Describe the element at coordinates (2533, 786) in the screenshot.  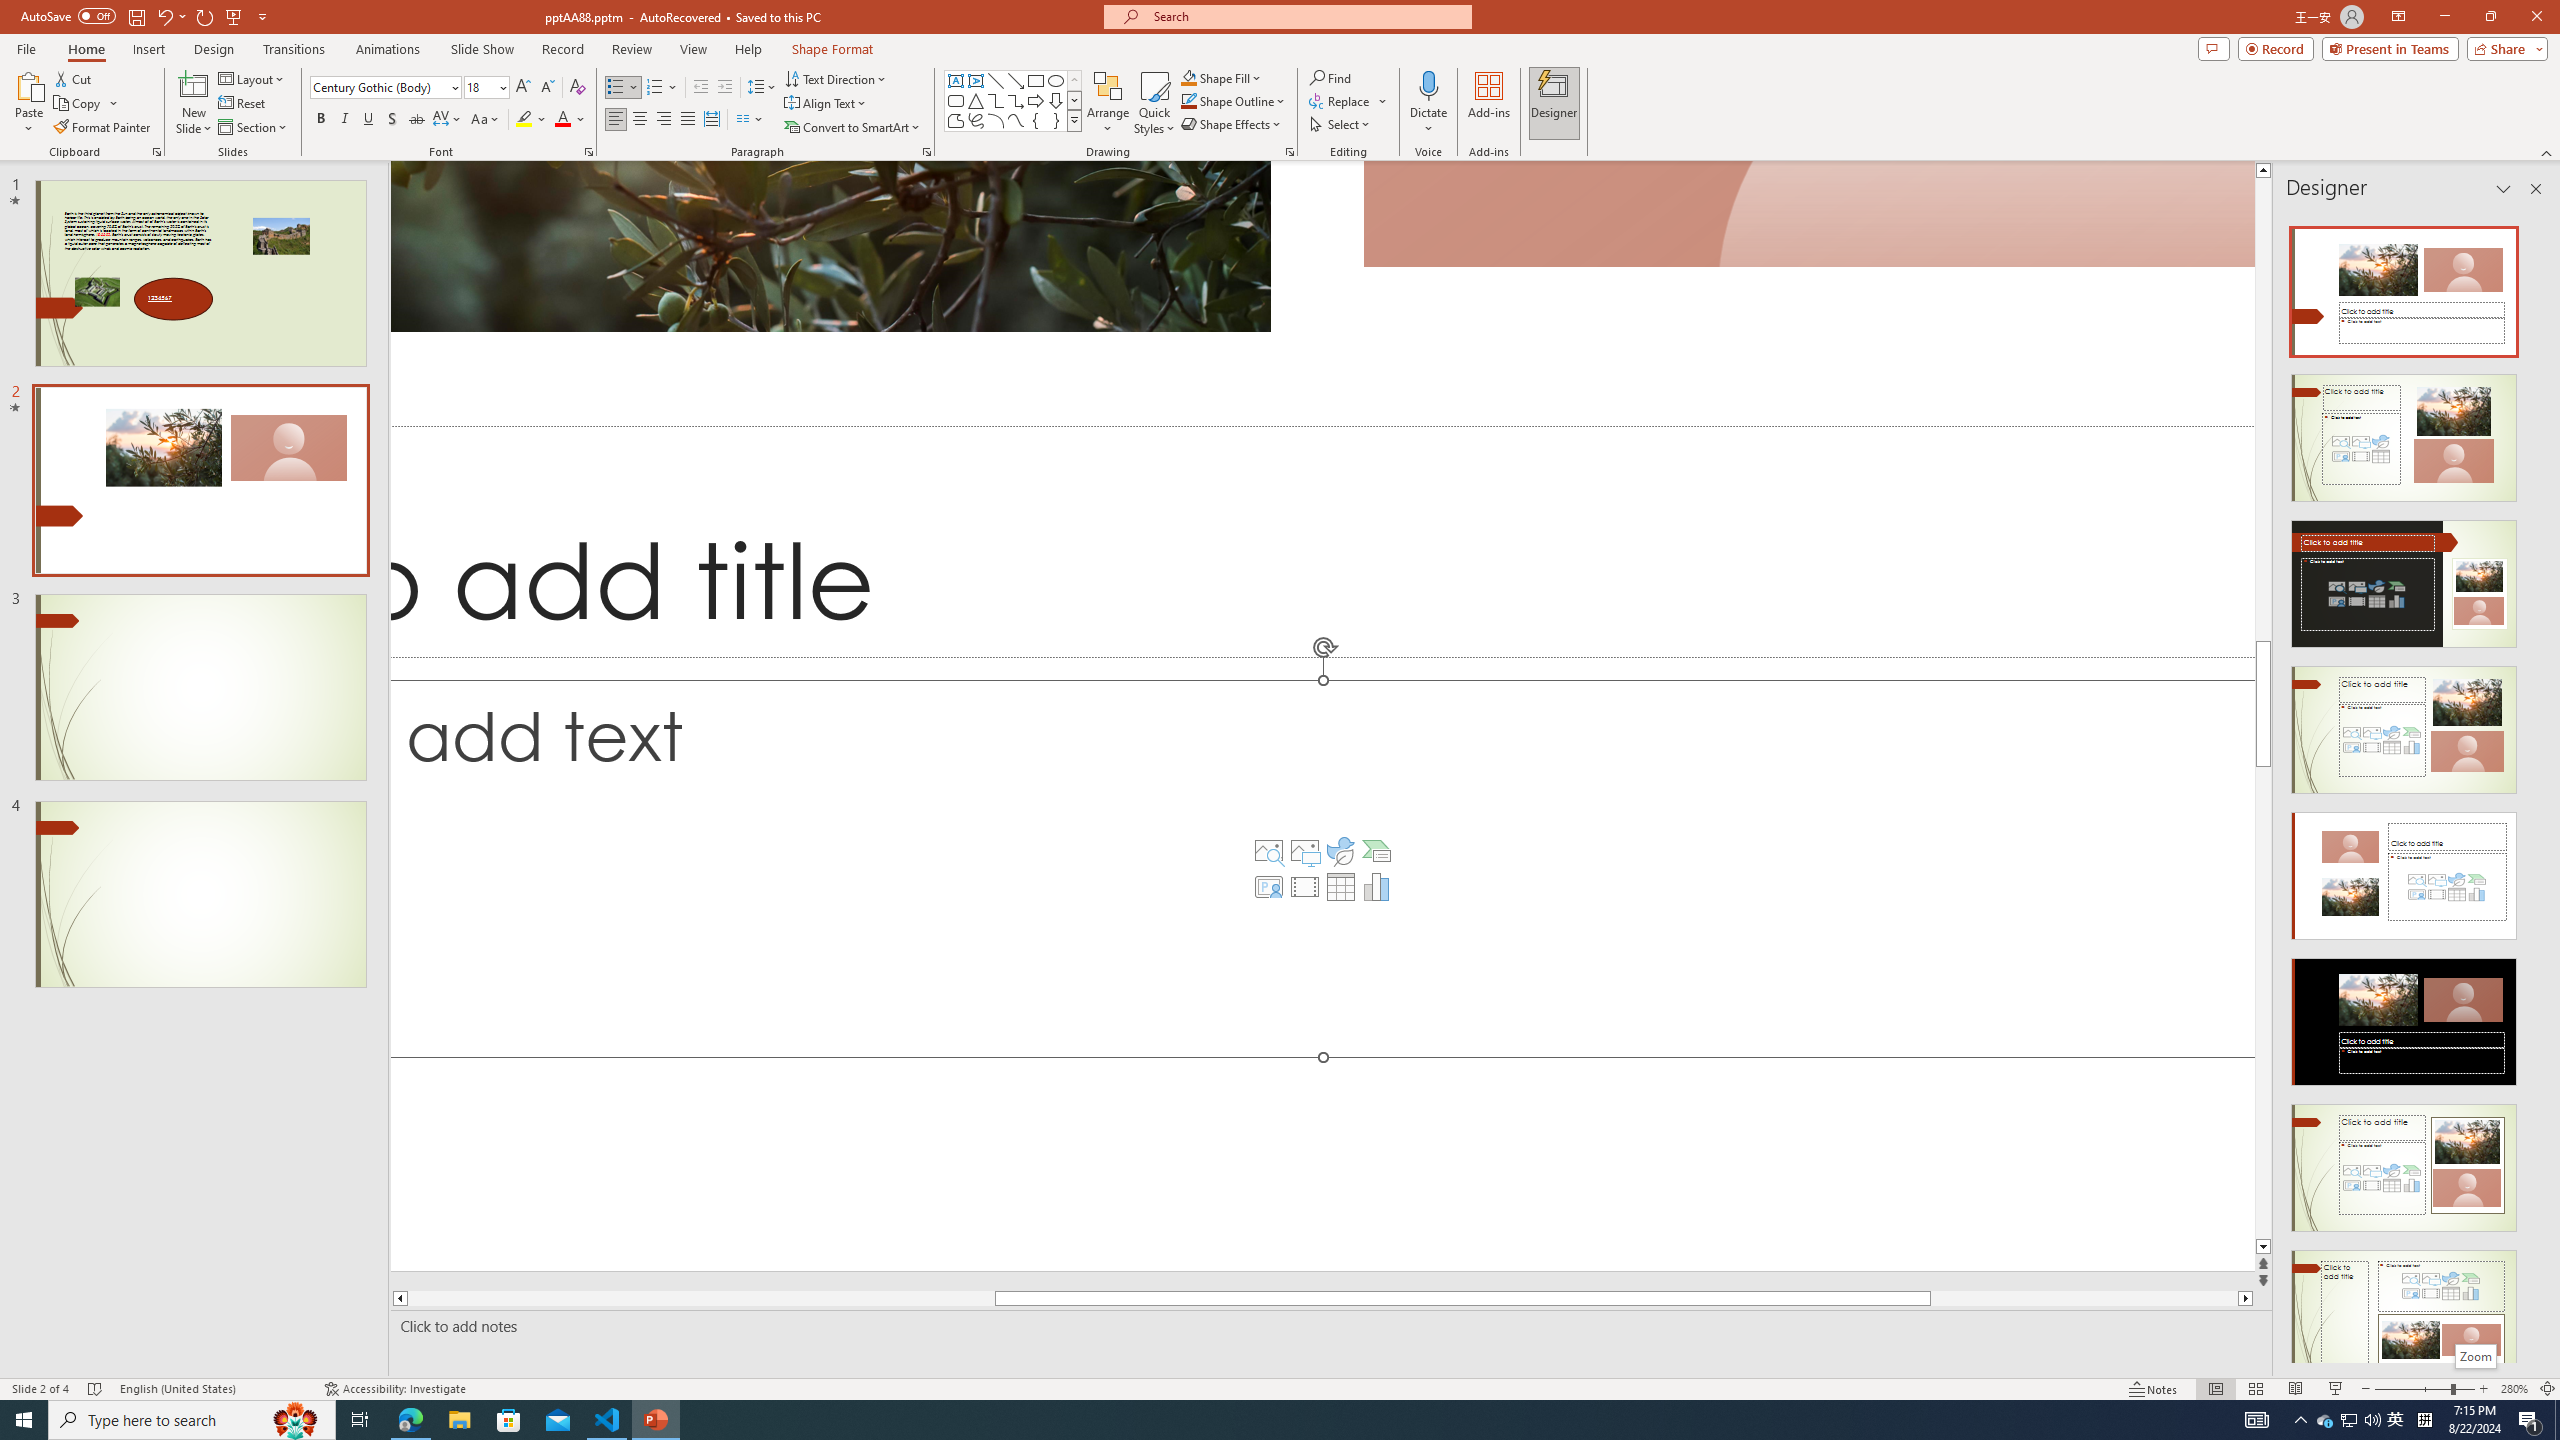
I see `'Class: NetUIScrollBar'` at that location.